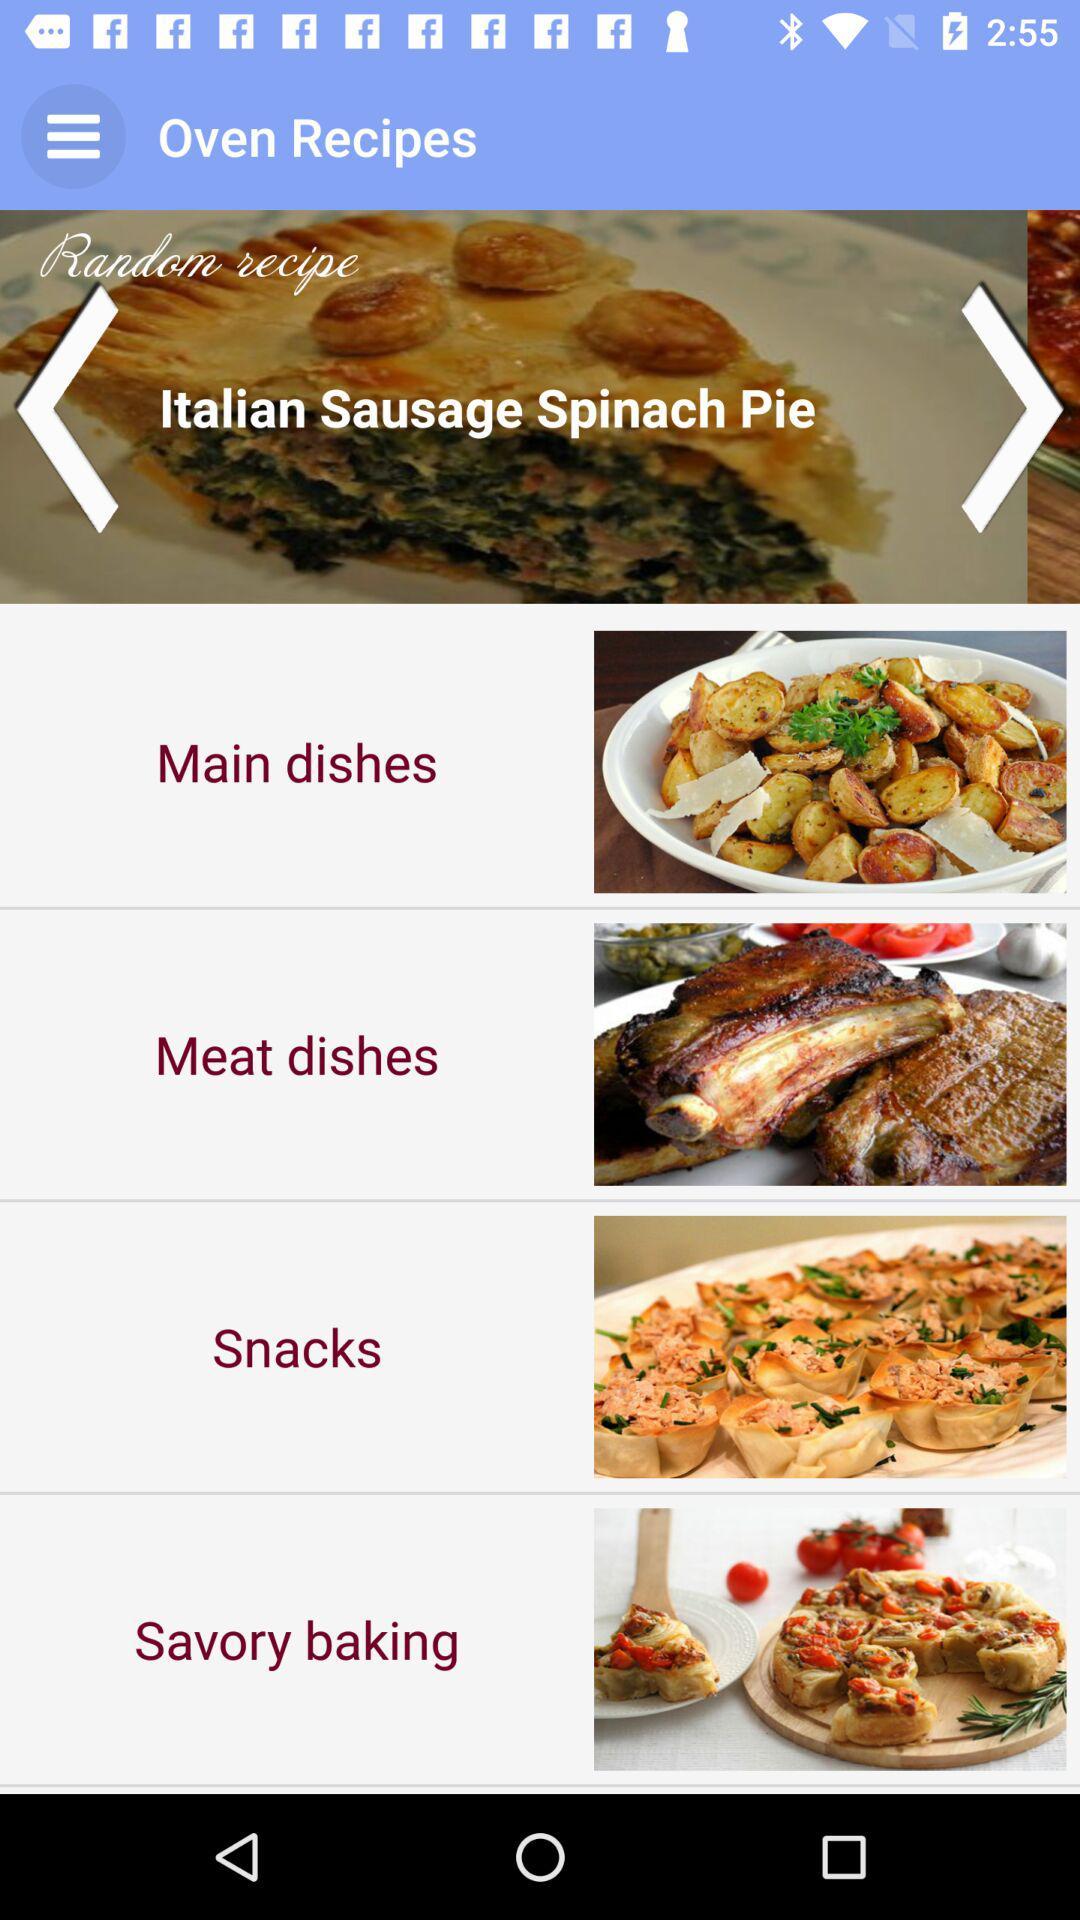 The width and height of the screenshot is (1080, 1920). What do you see at coordinates (1014, 405) in the screenshot?
I see `next image` at bounding box center [1014, 405].